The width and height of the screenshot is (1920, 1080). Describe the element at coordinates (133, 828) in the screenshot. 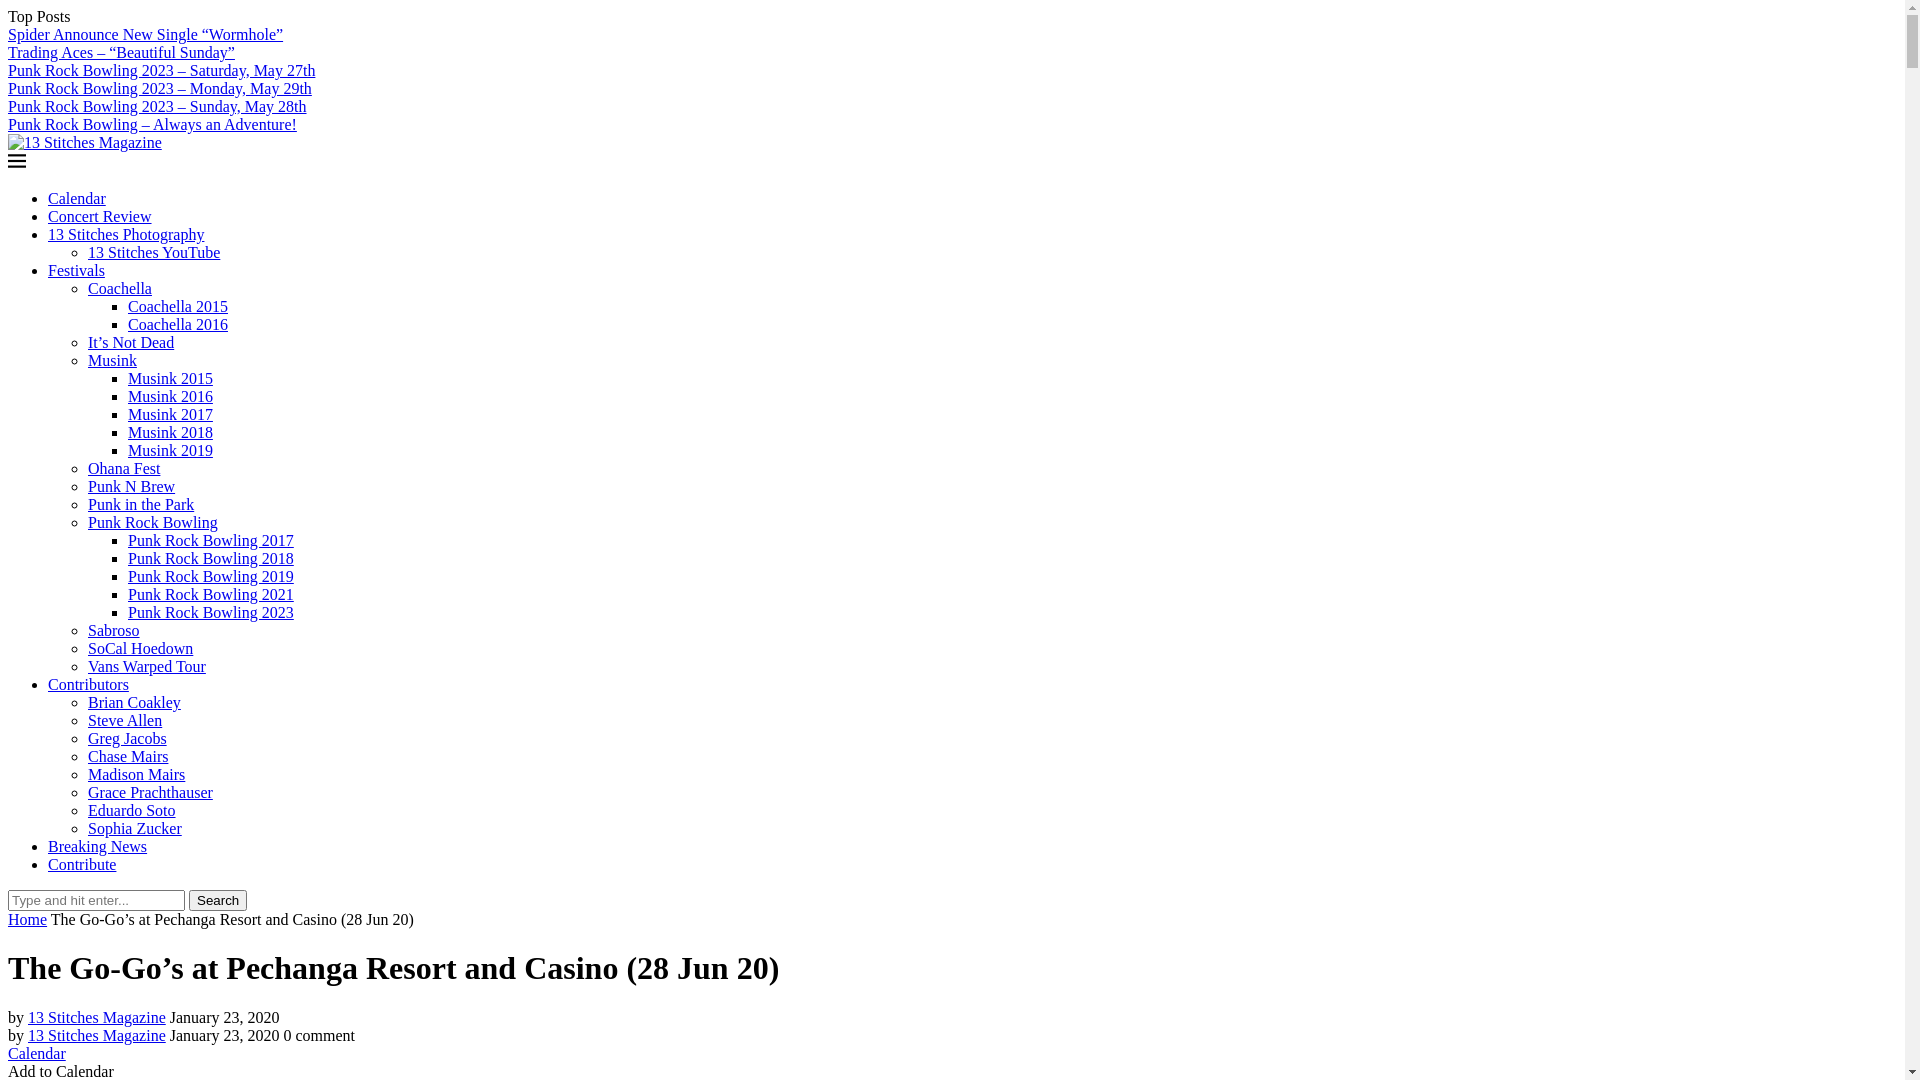

I see `'Sophia Zucker'` at that location.